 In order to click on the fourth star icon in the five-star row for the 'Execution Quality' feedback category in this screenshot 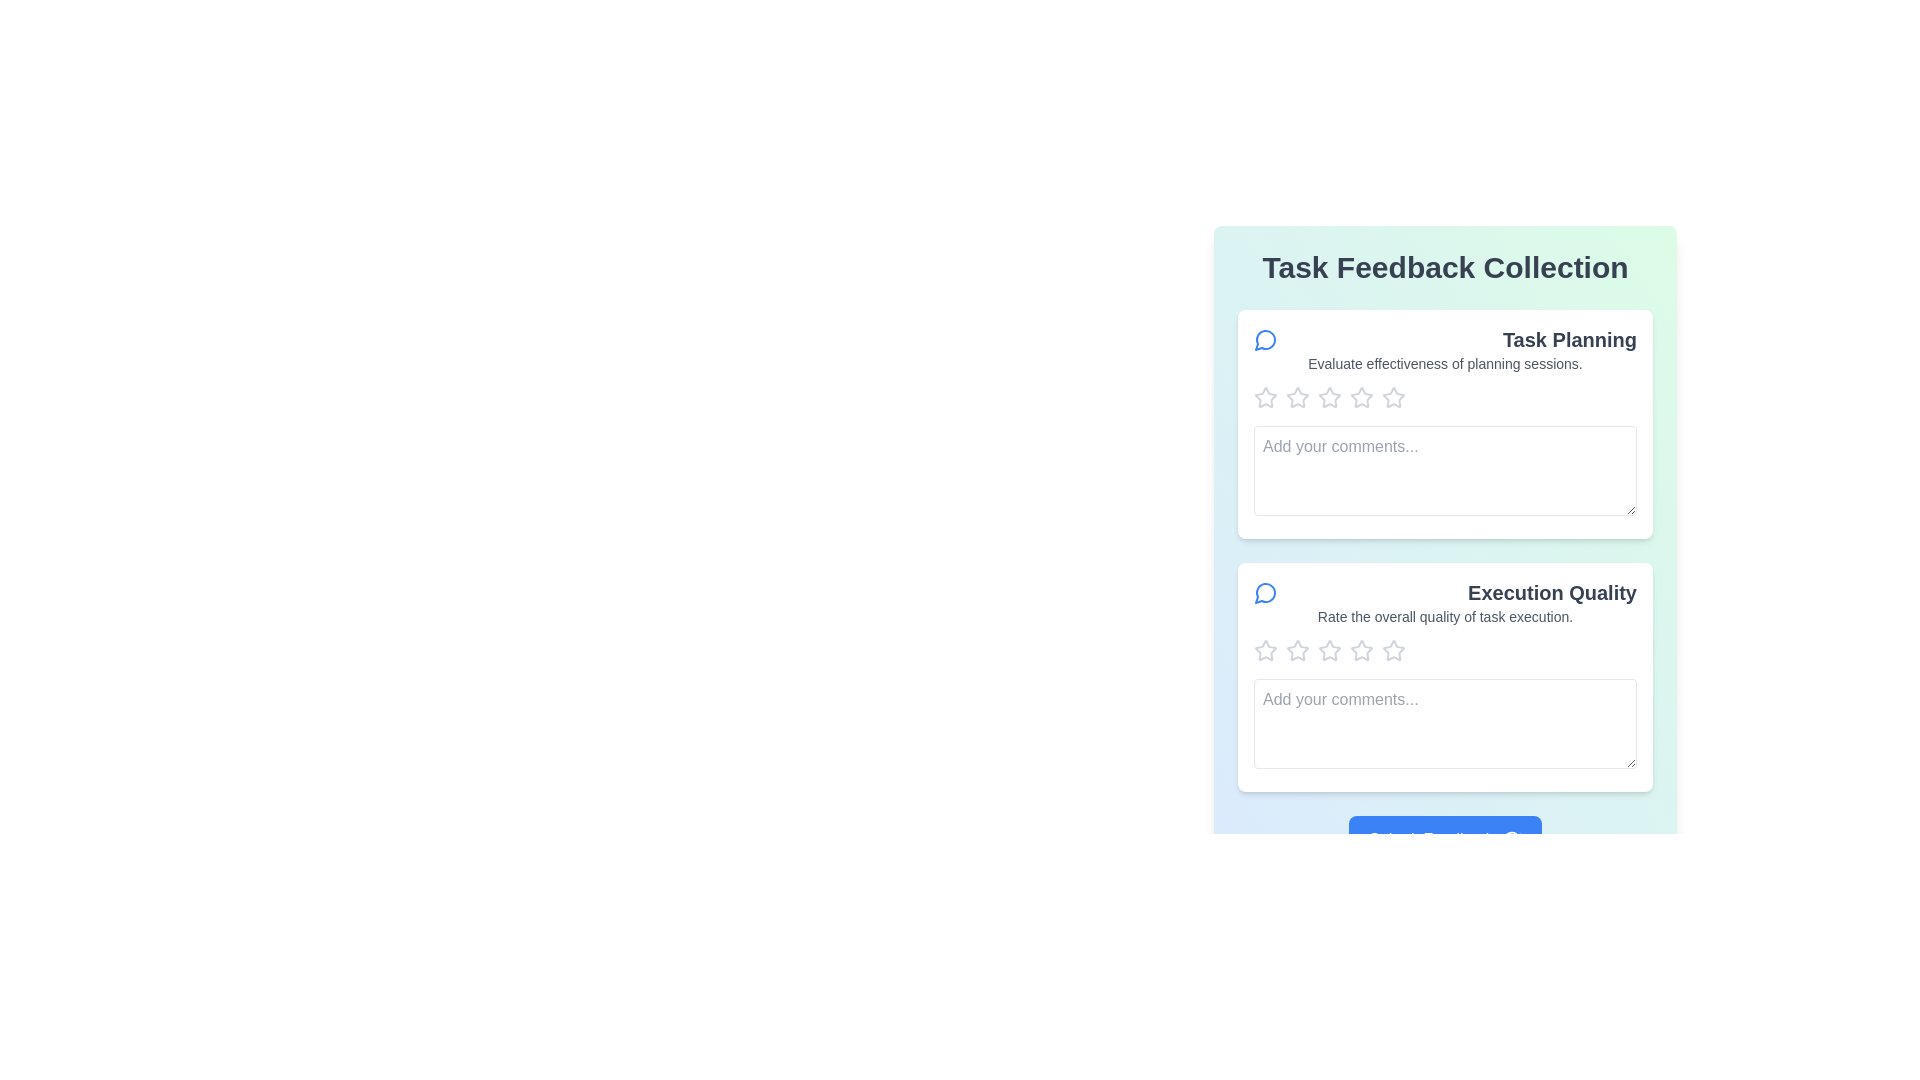, I will do `click(1361, 650)`.